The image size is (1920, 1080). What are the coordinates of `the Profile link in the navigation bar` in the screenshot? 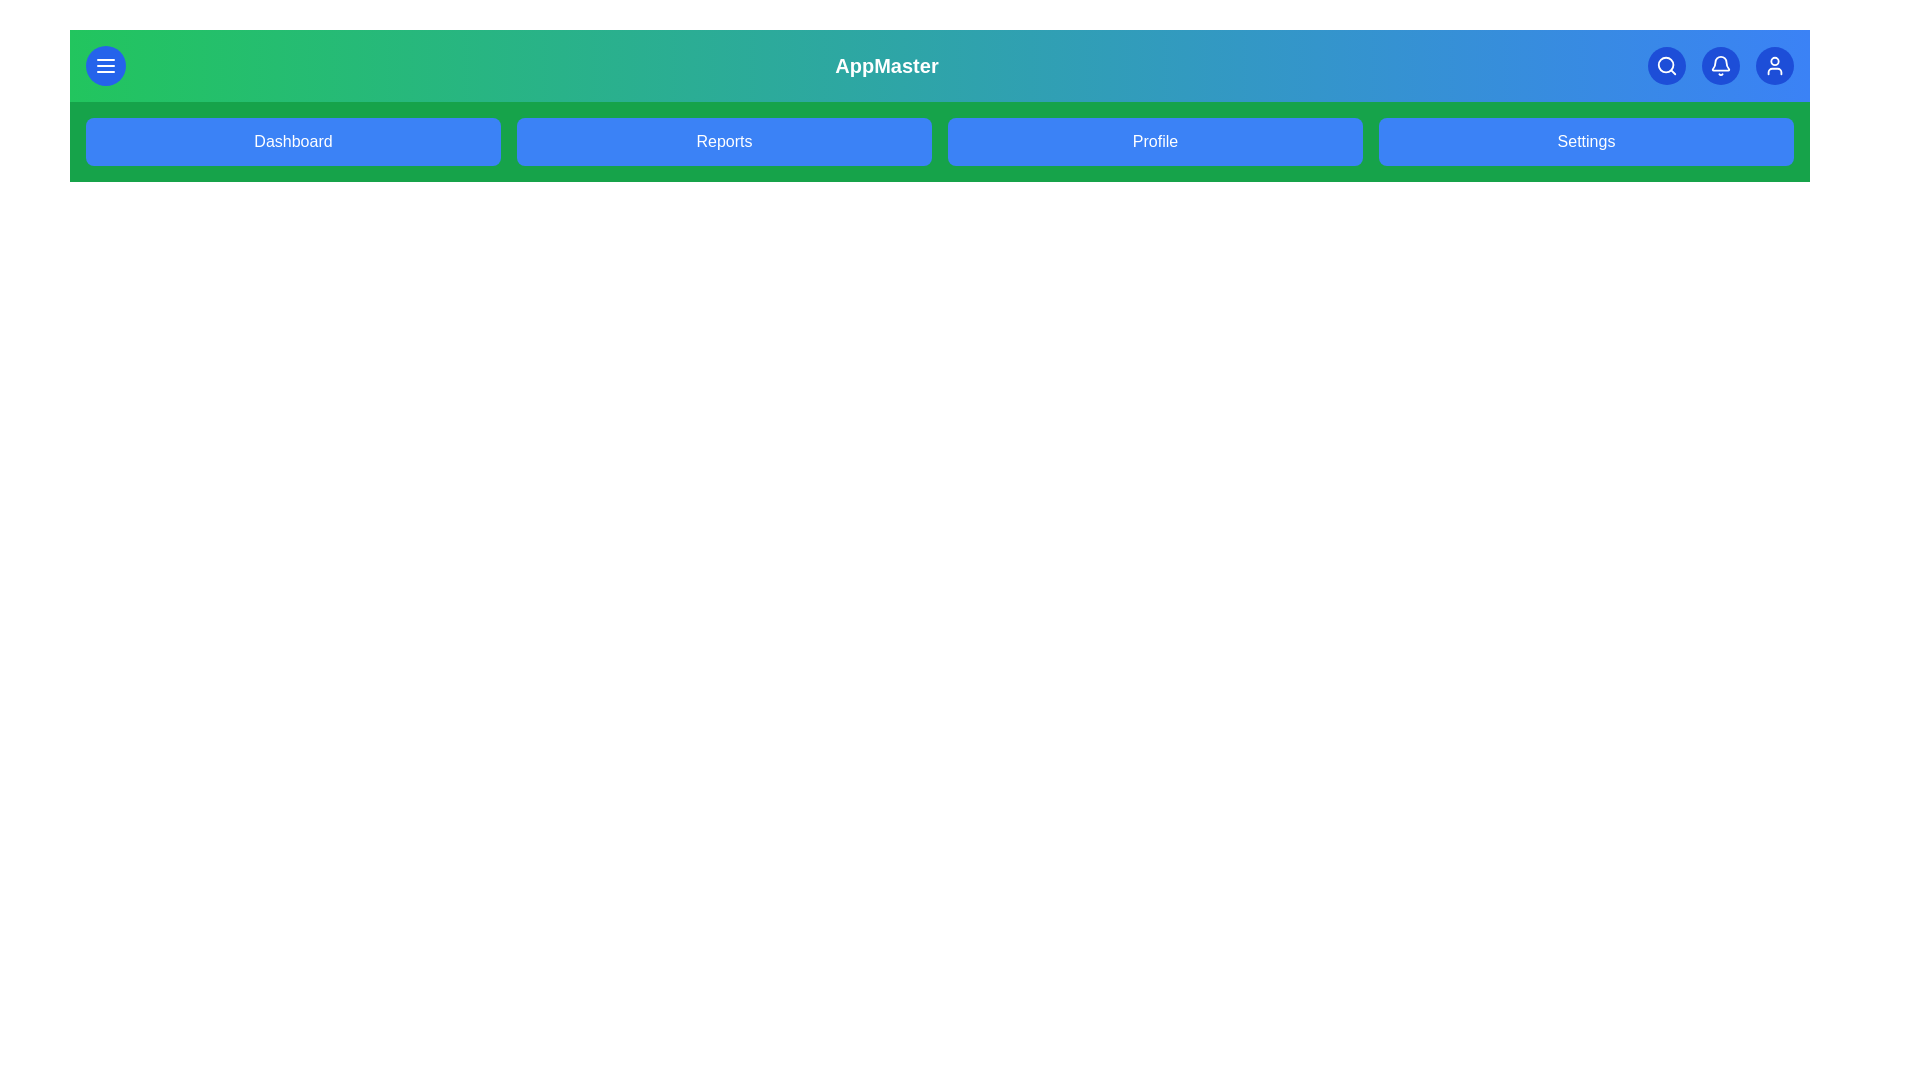 It's located at (1155, 141).